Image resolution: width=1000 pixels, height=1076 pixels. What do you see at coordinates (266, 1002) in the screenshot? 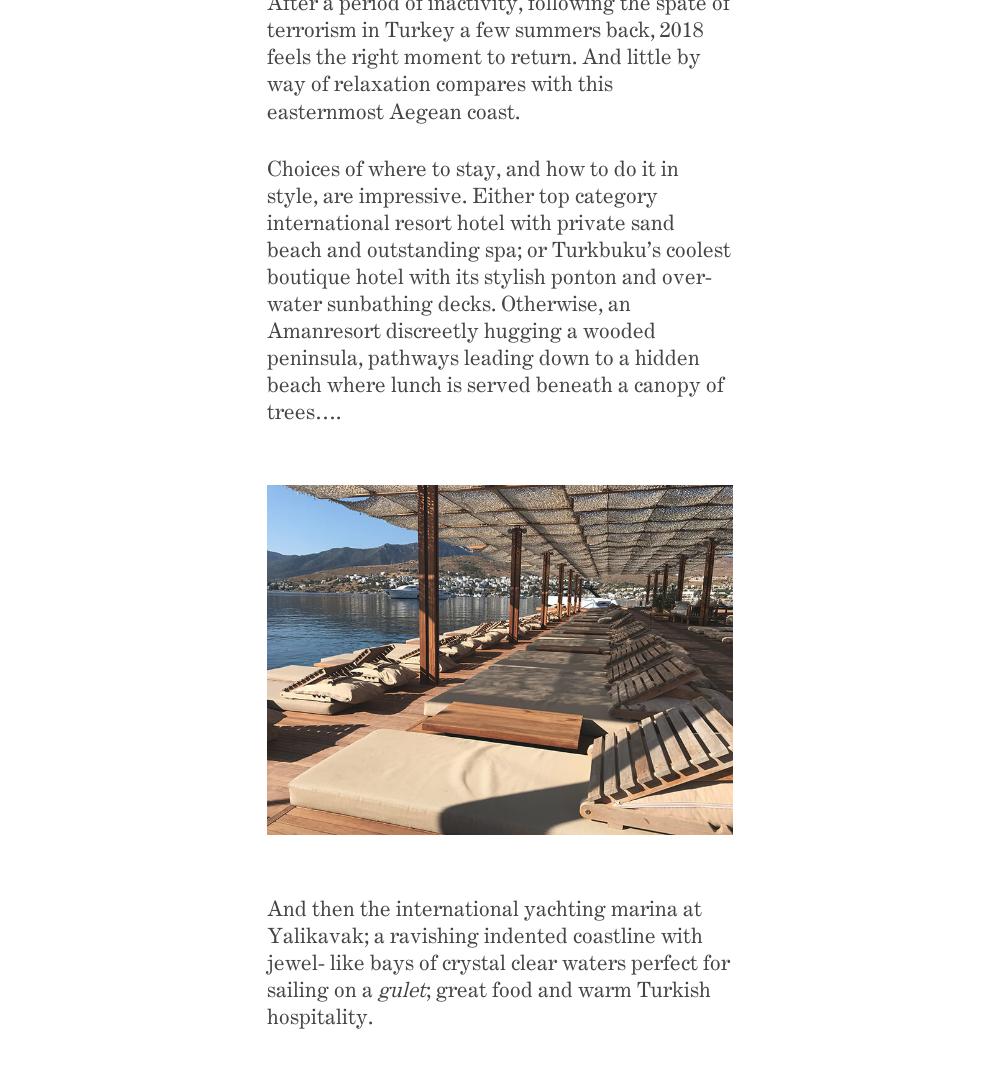
I see `'; great food and warm Turkish hospitality.'` at bounding box center [266, 1002].